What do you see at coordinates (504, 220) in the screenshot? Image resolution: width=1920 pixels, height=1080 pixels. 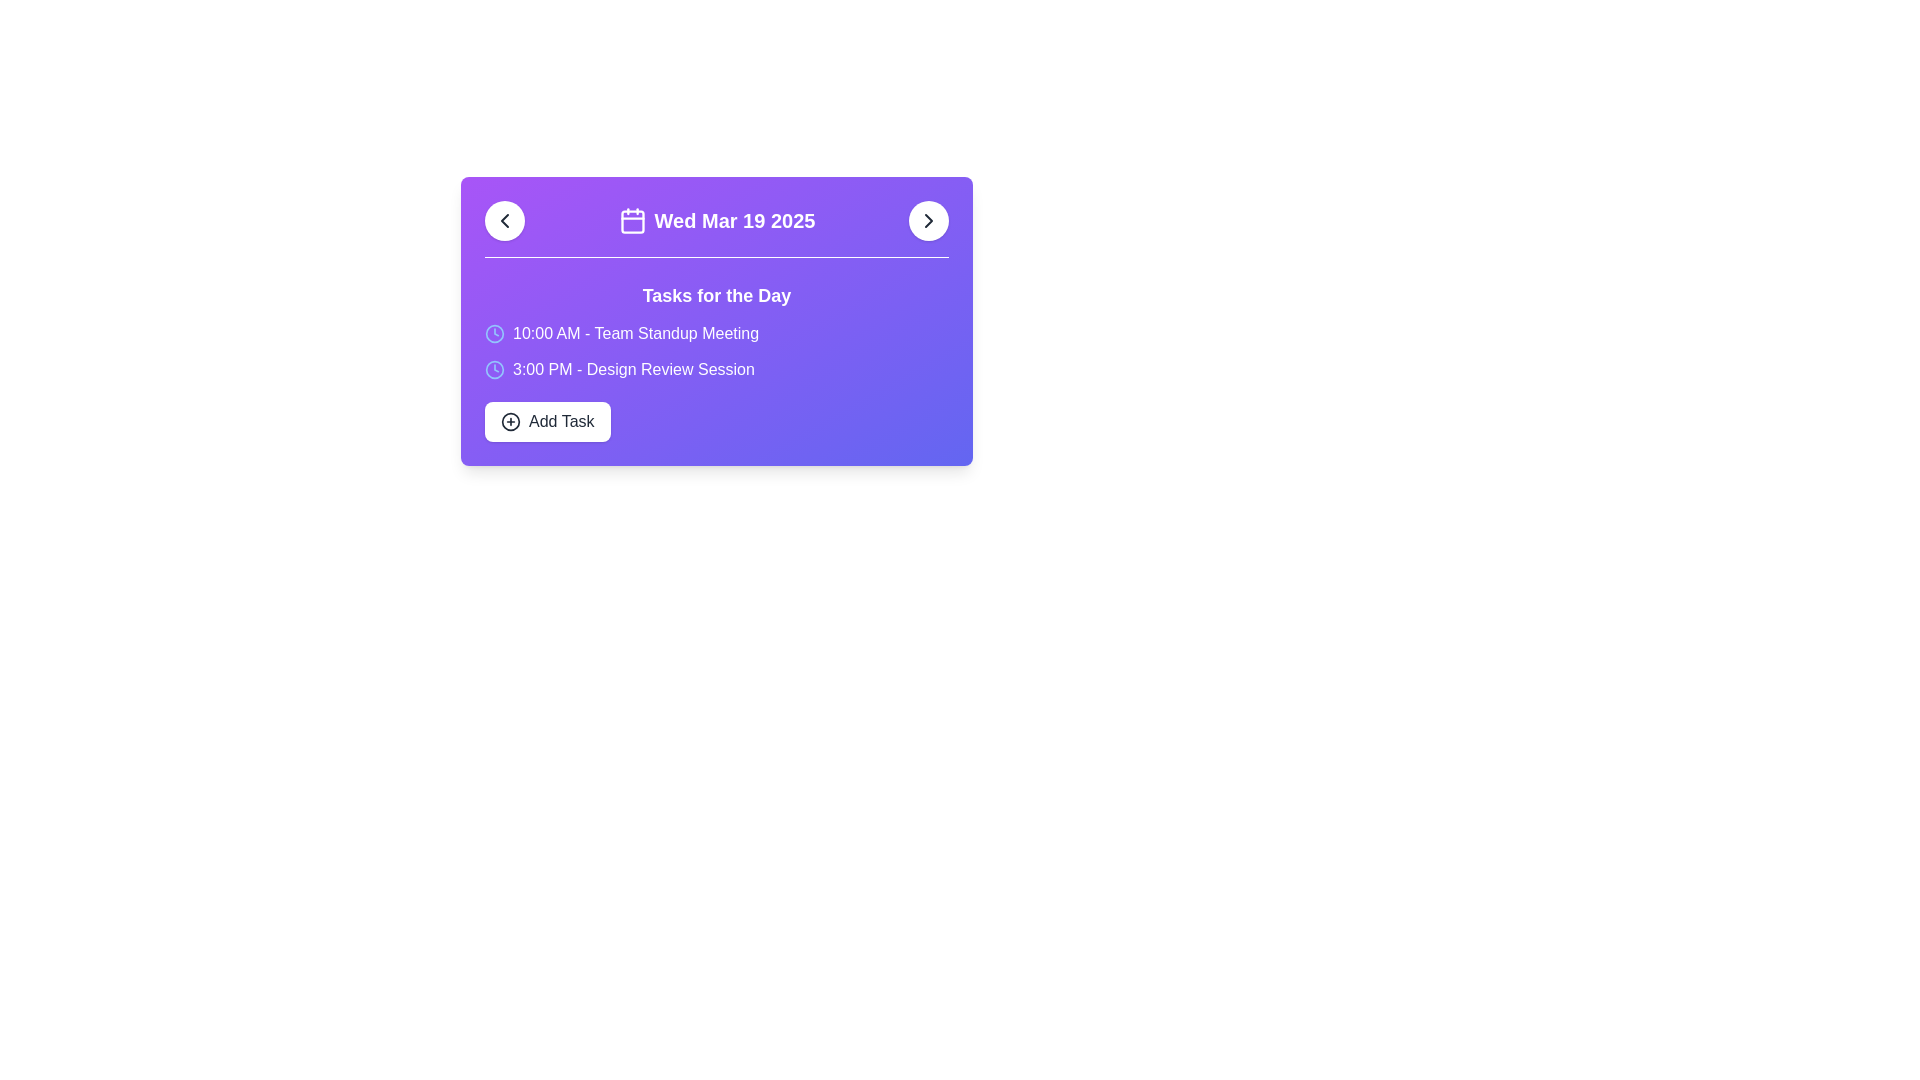 I see `the navigational Icon Button located in the top-left corner of the card interface` at bounding box center [504, 220].